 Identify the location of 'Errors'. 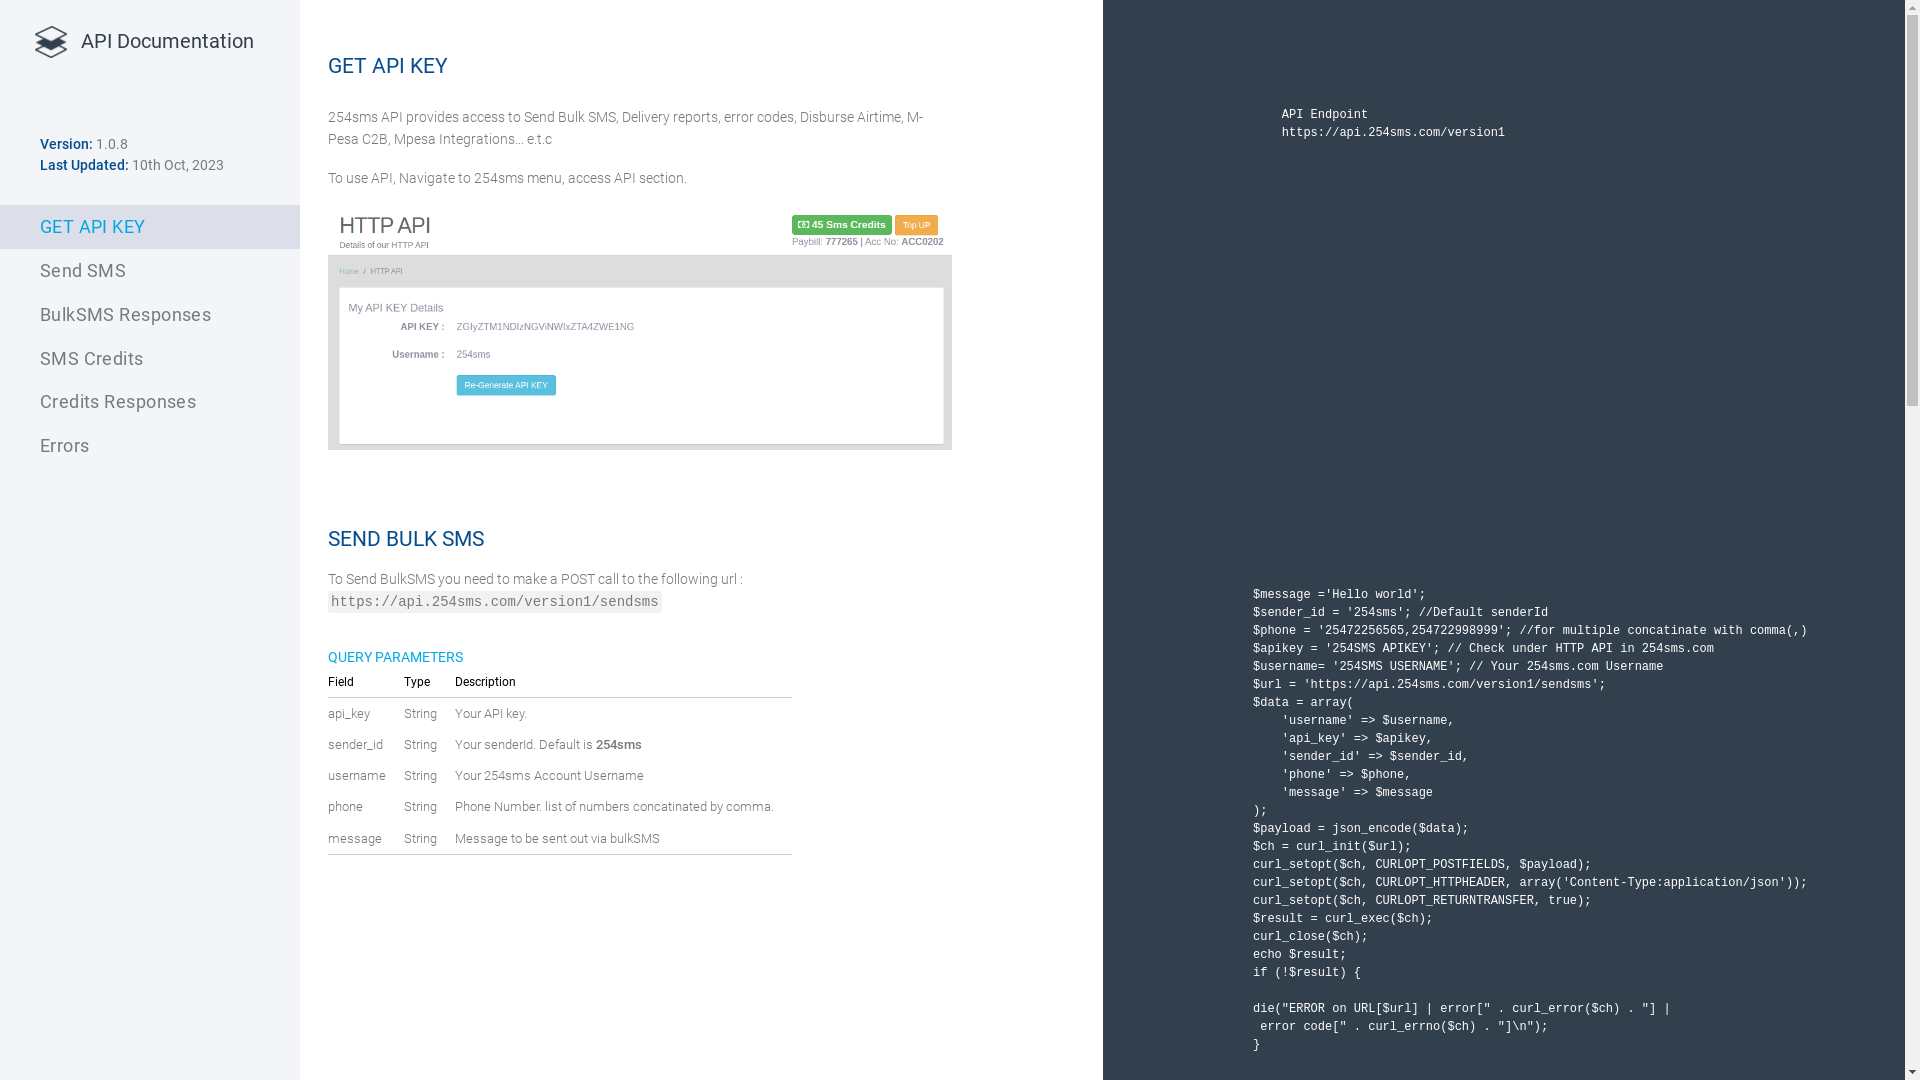
(148, 445).